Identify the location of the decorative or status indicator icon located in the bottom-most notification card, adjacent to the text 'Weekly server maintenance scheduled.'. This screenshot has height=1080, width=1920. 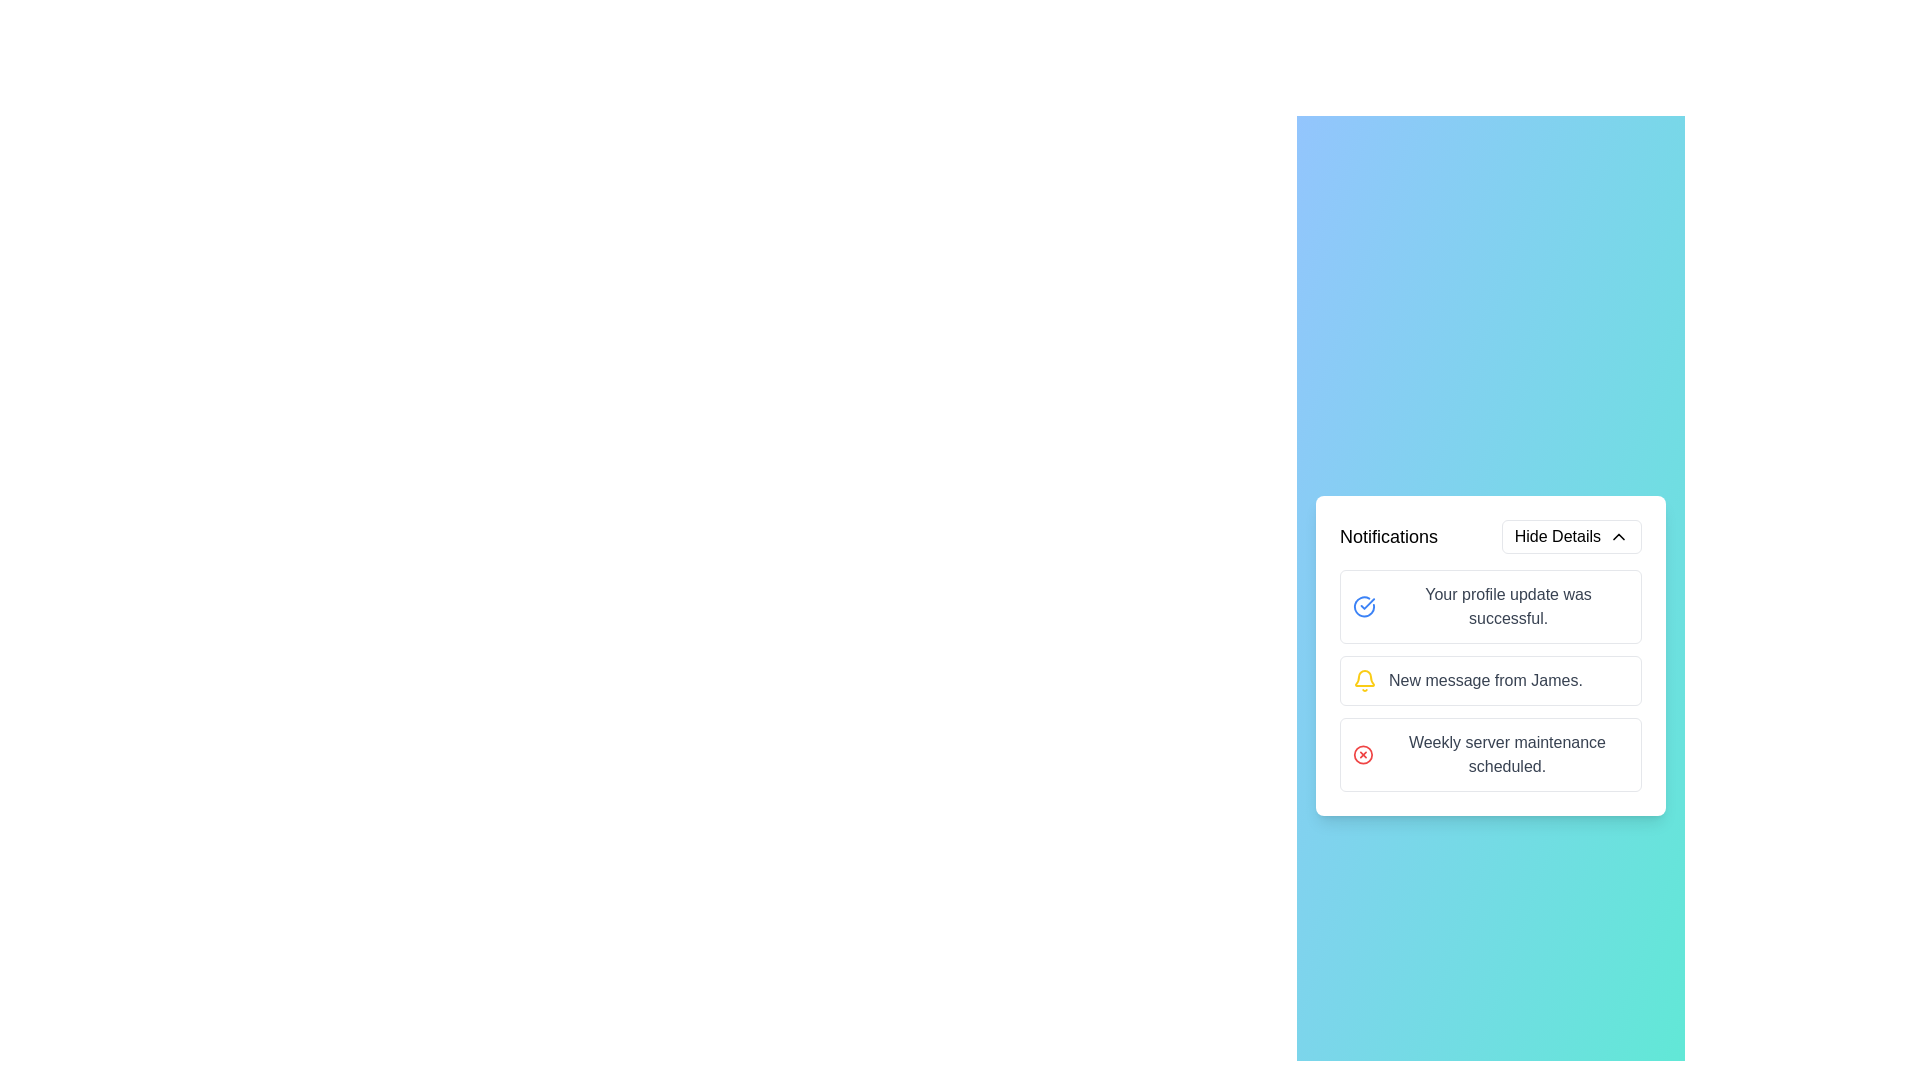
(1362, 755).